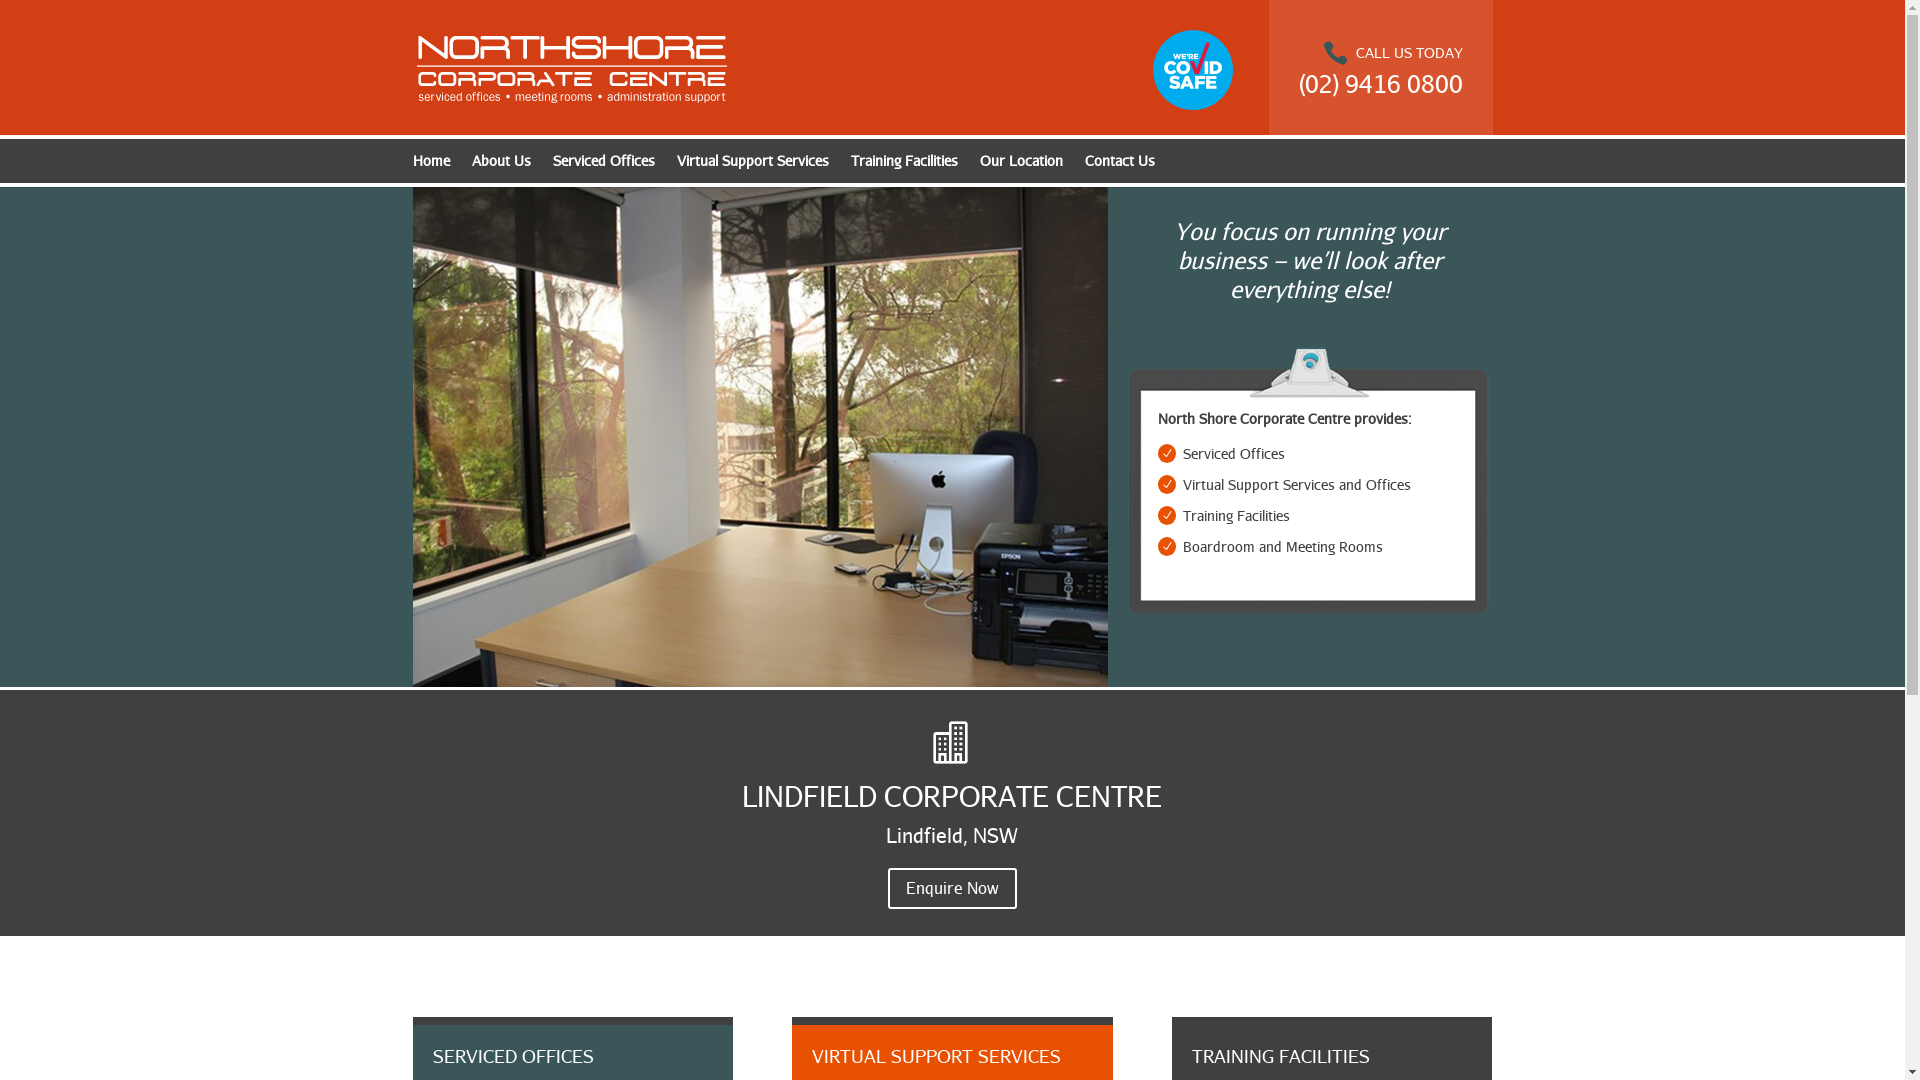 The height and width of the screenshot is (1080, 1920). Describe the element at coordinates (429, 164) in the screenshot. I see `'Home'` at that location.